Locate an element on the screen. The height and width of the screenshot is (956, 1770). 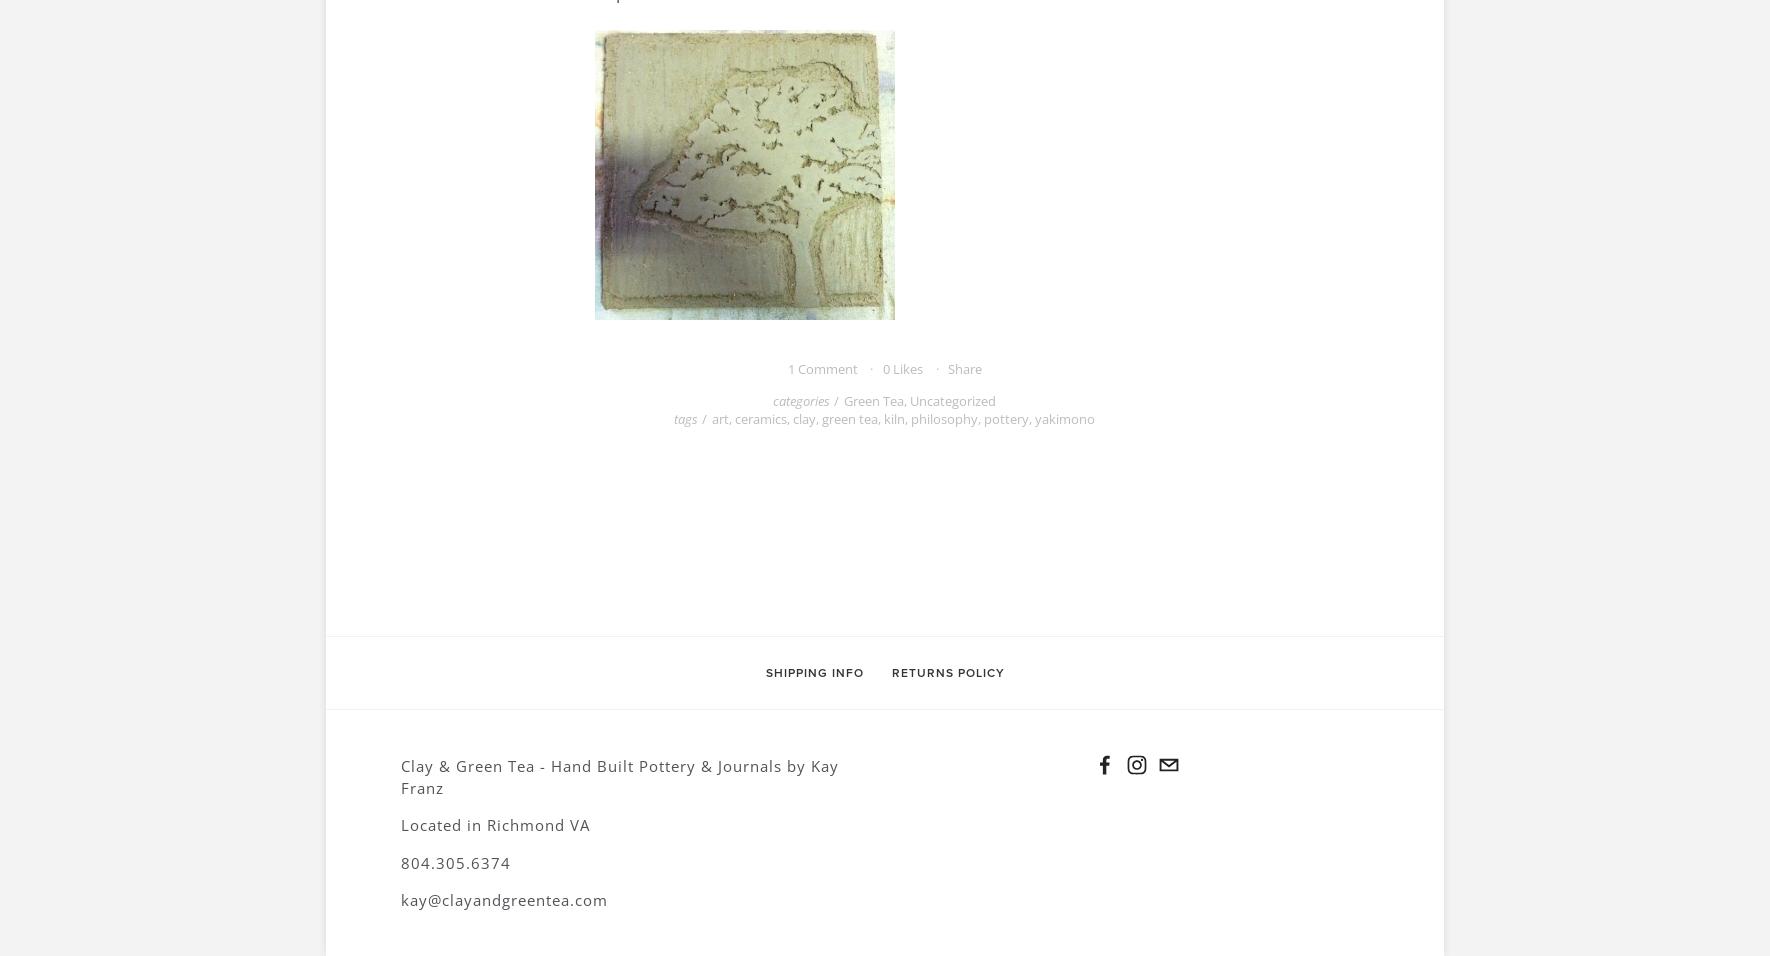
'green tea' is located at coordinates (849, 417).